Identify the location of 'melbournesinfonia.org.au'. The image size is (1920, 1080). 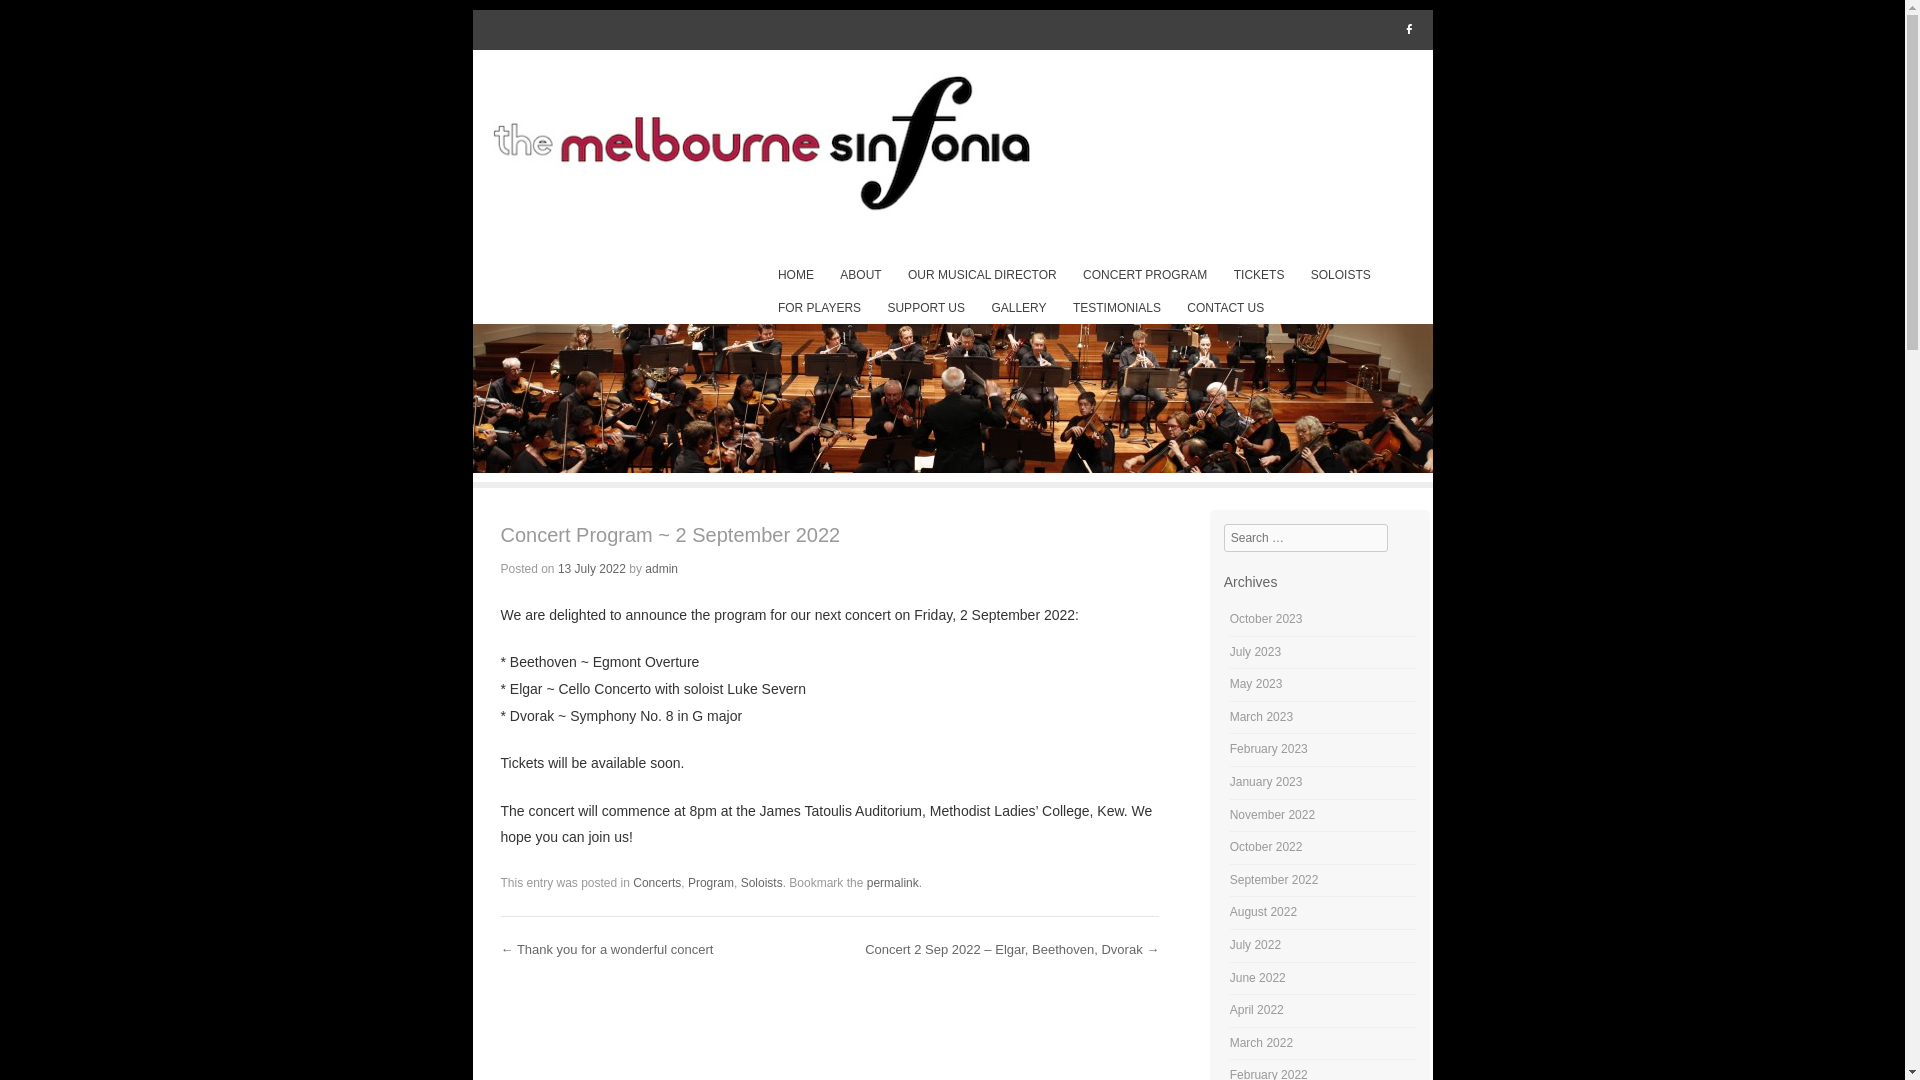
(951, 145).